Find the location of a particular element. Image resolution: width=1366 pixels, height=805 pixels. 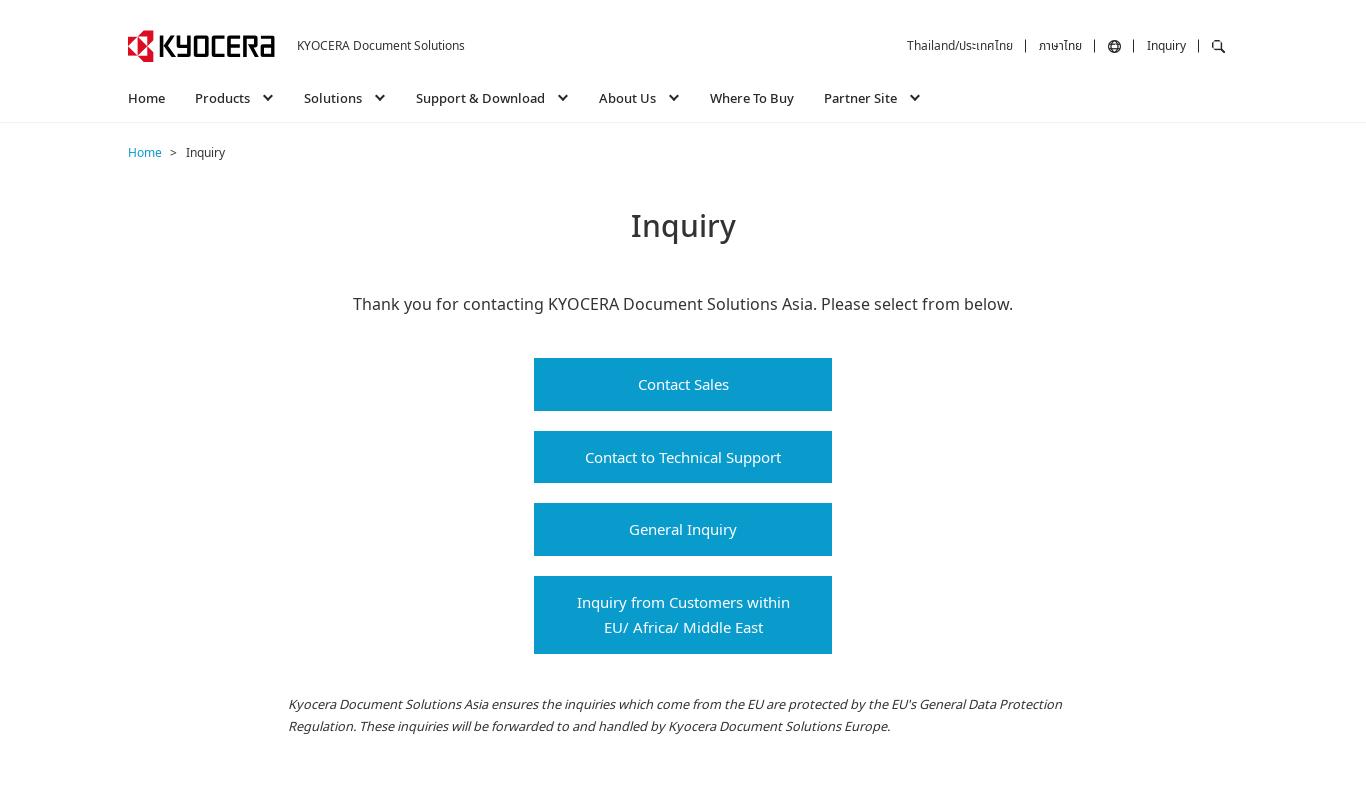

'Contact Sales' is located at coordinates (681, 383).